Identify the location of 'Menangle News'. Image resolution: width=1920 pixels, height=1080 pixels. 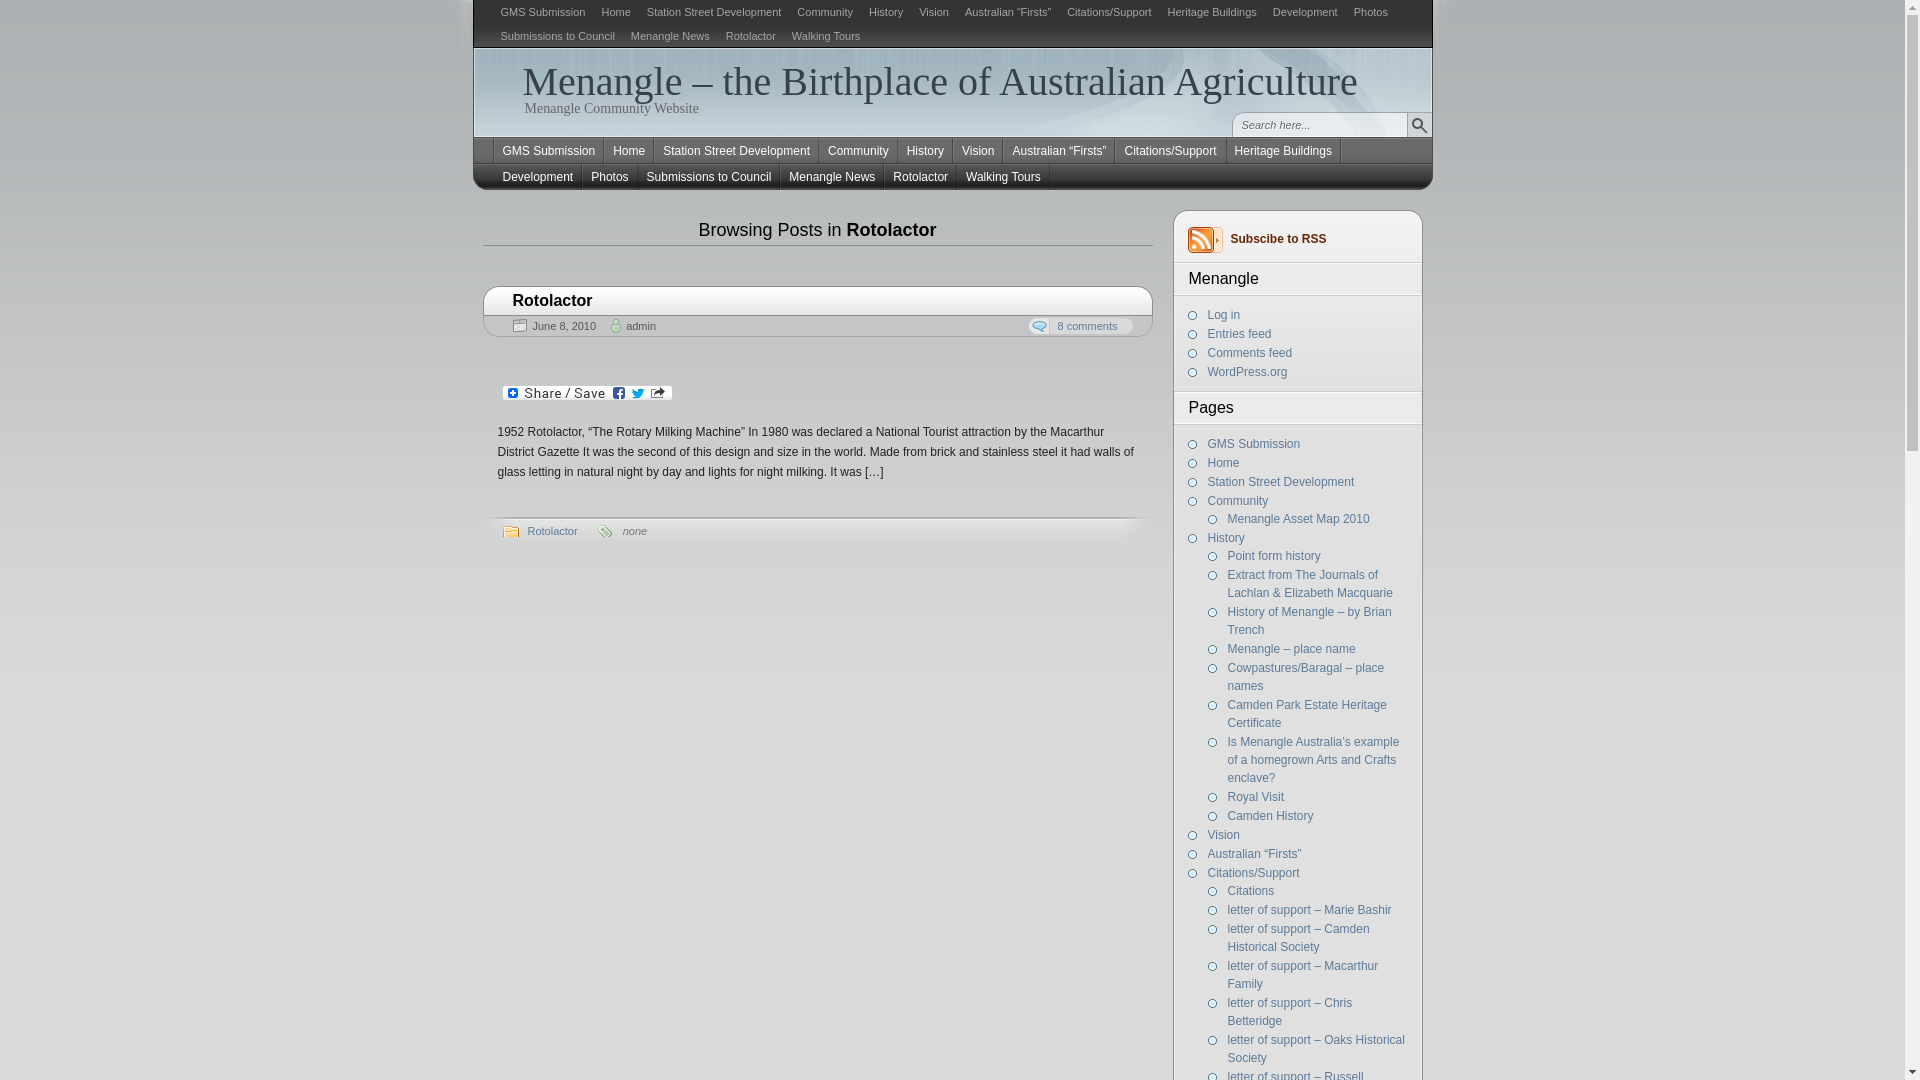
(670, 35).